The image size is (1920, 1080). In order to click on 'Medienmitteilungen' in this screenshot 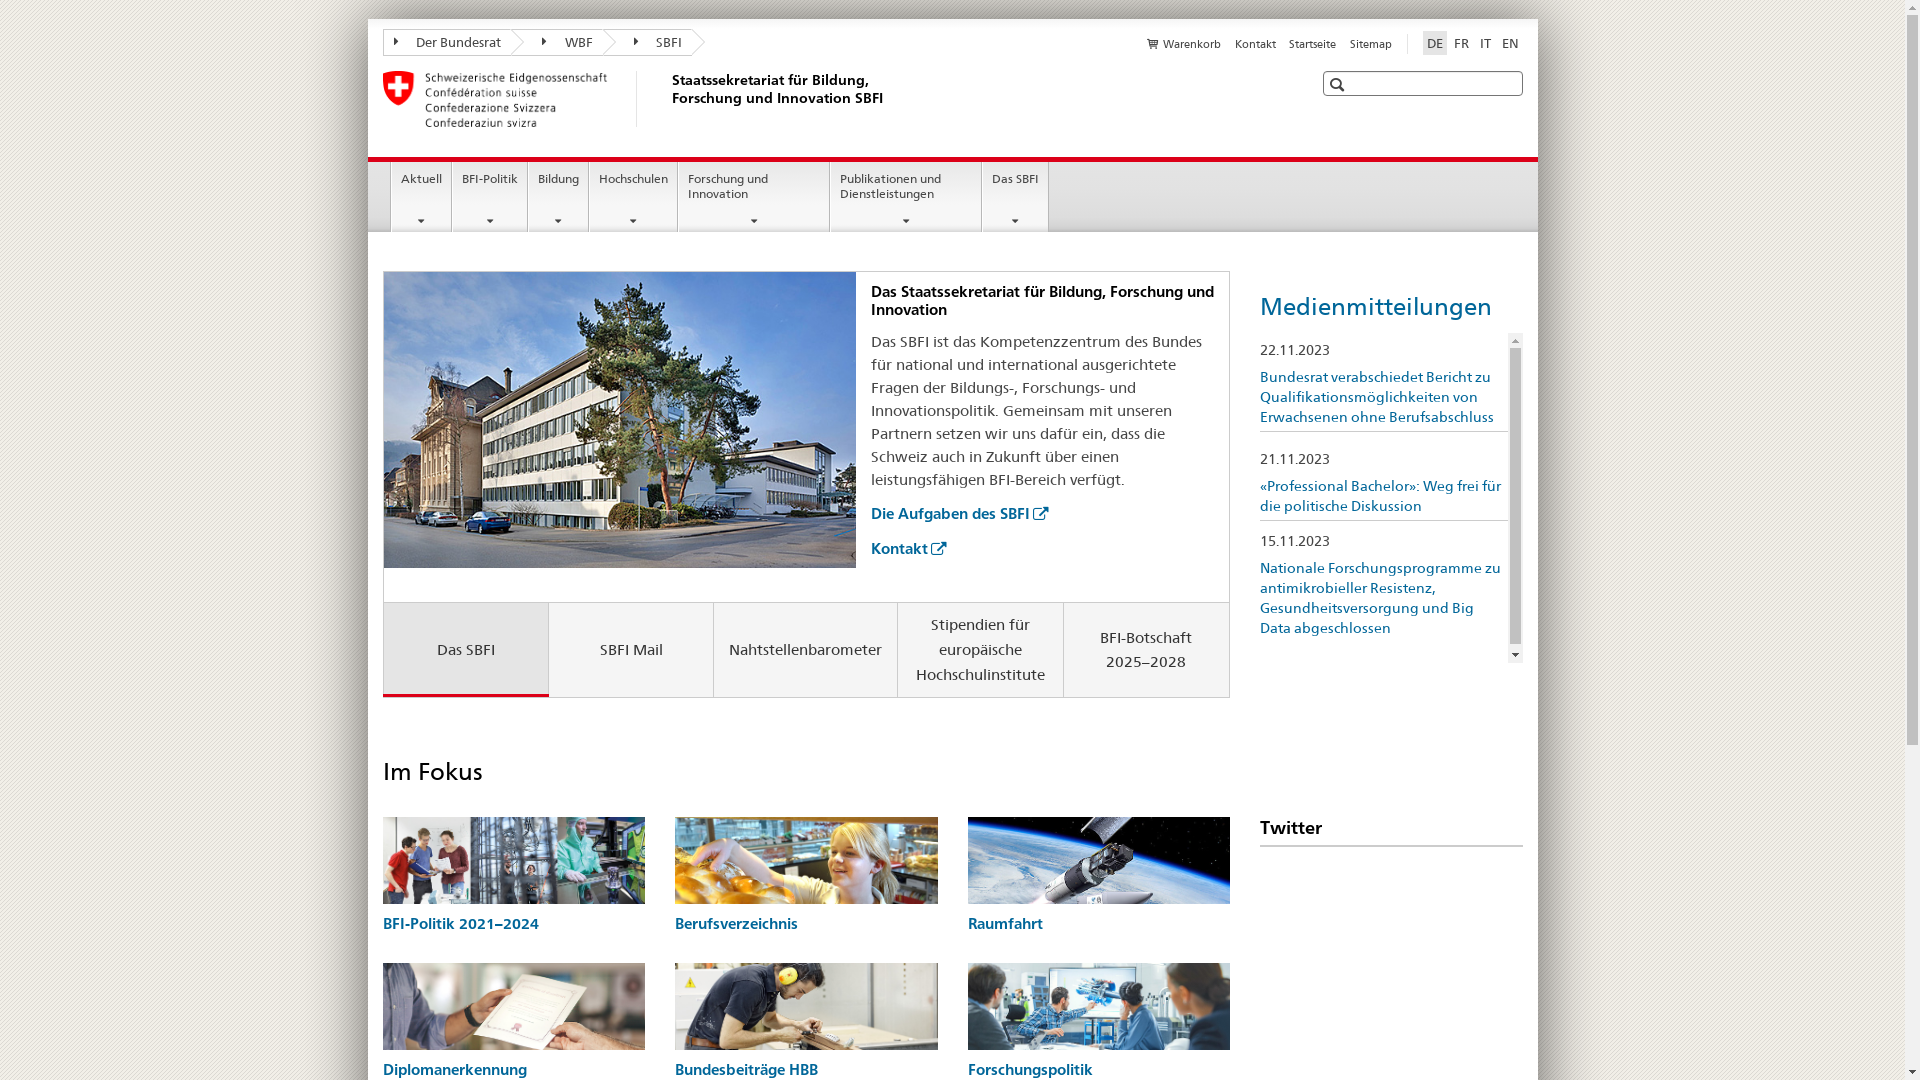, I will do `click(1375, 306)`.